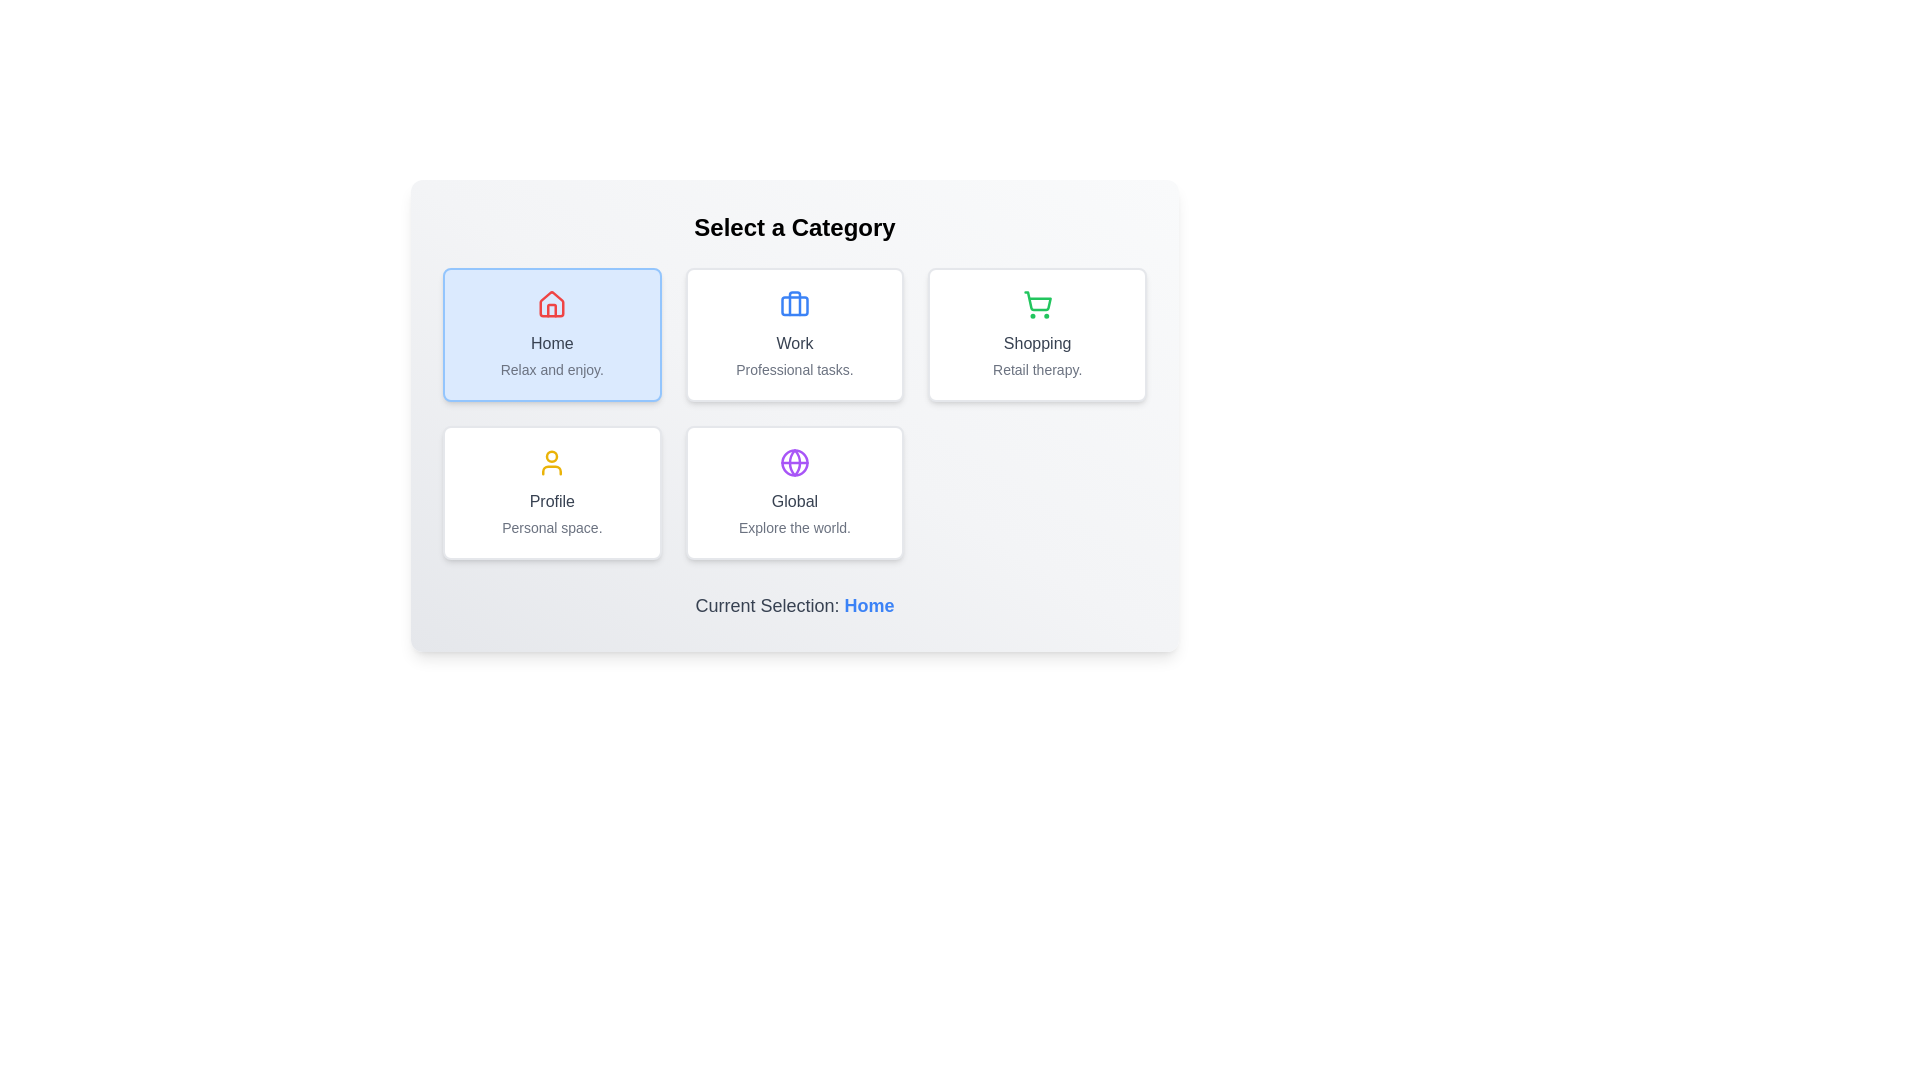  I want to click on the category Global by clicking its corresponding button, so click(794, 493).